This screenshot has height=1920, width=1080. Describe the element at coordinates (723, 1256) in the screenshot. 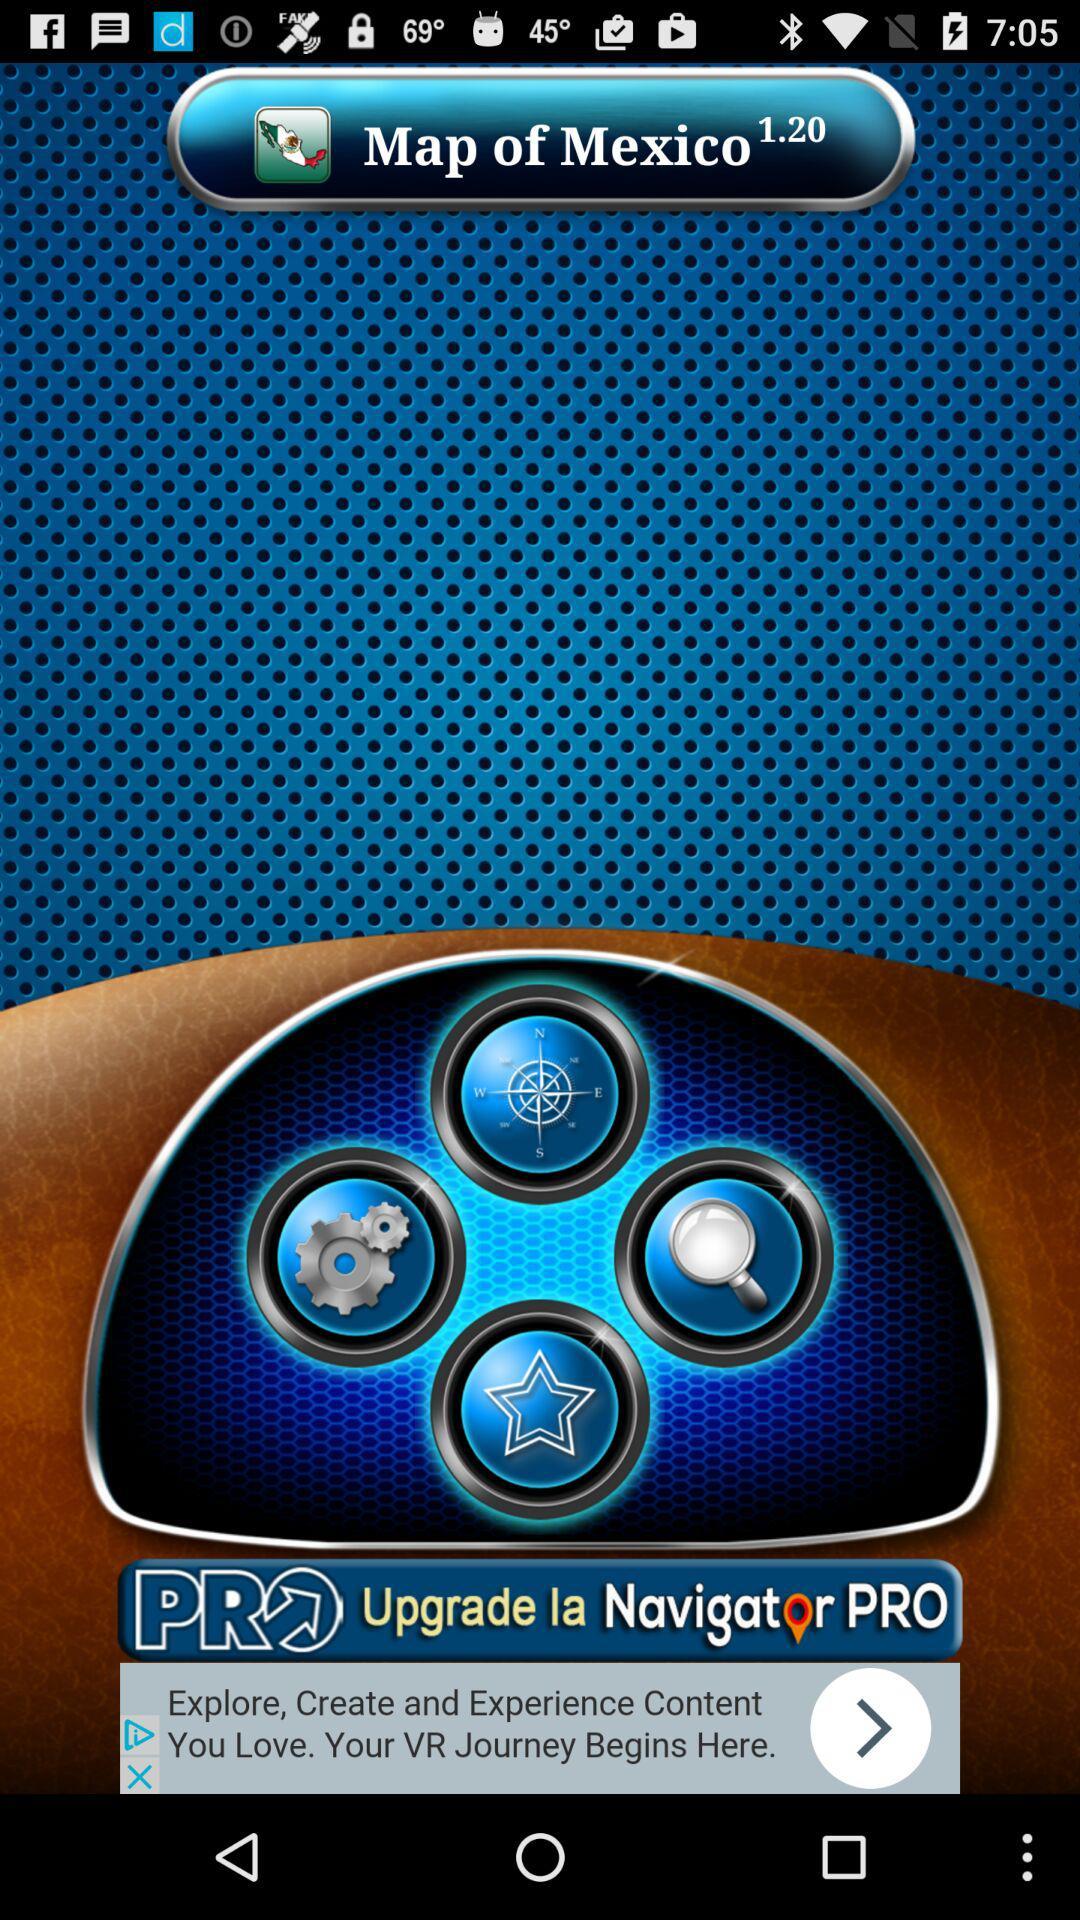

I see `search` at that location.